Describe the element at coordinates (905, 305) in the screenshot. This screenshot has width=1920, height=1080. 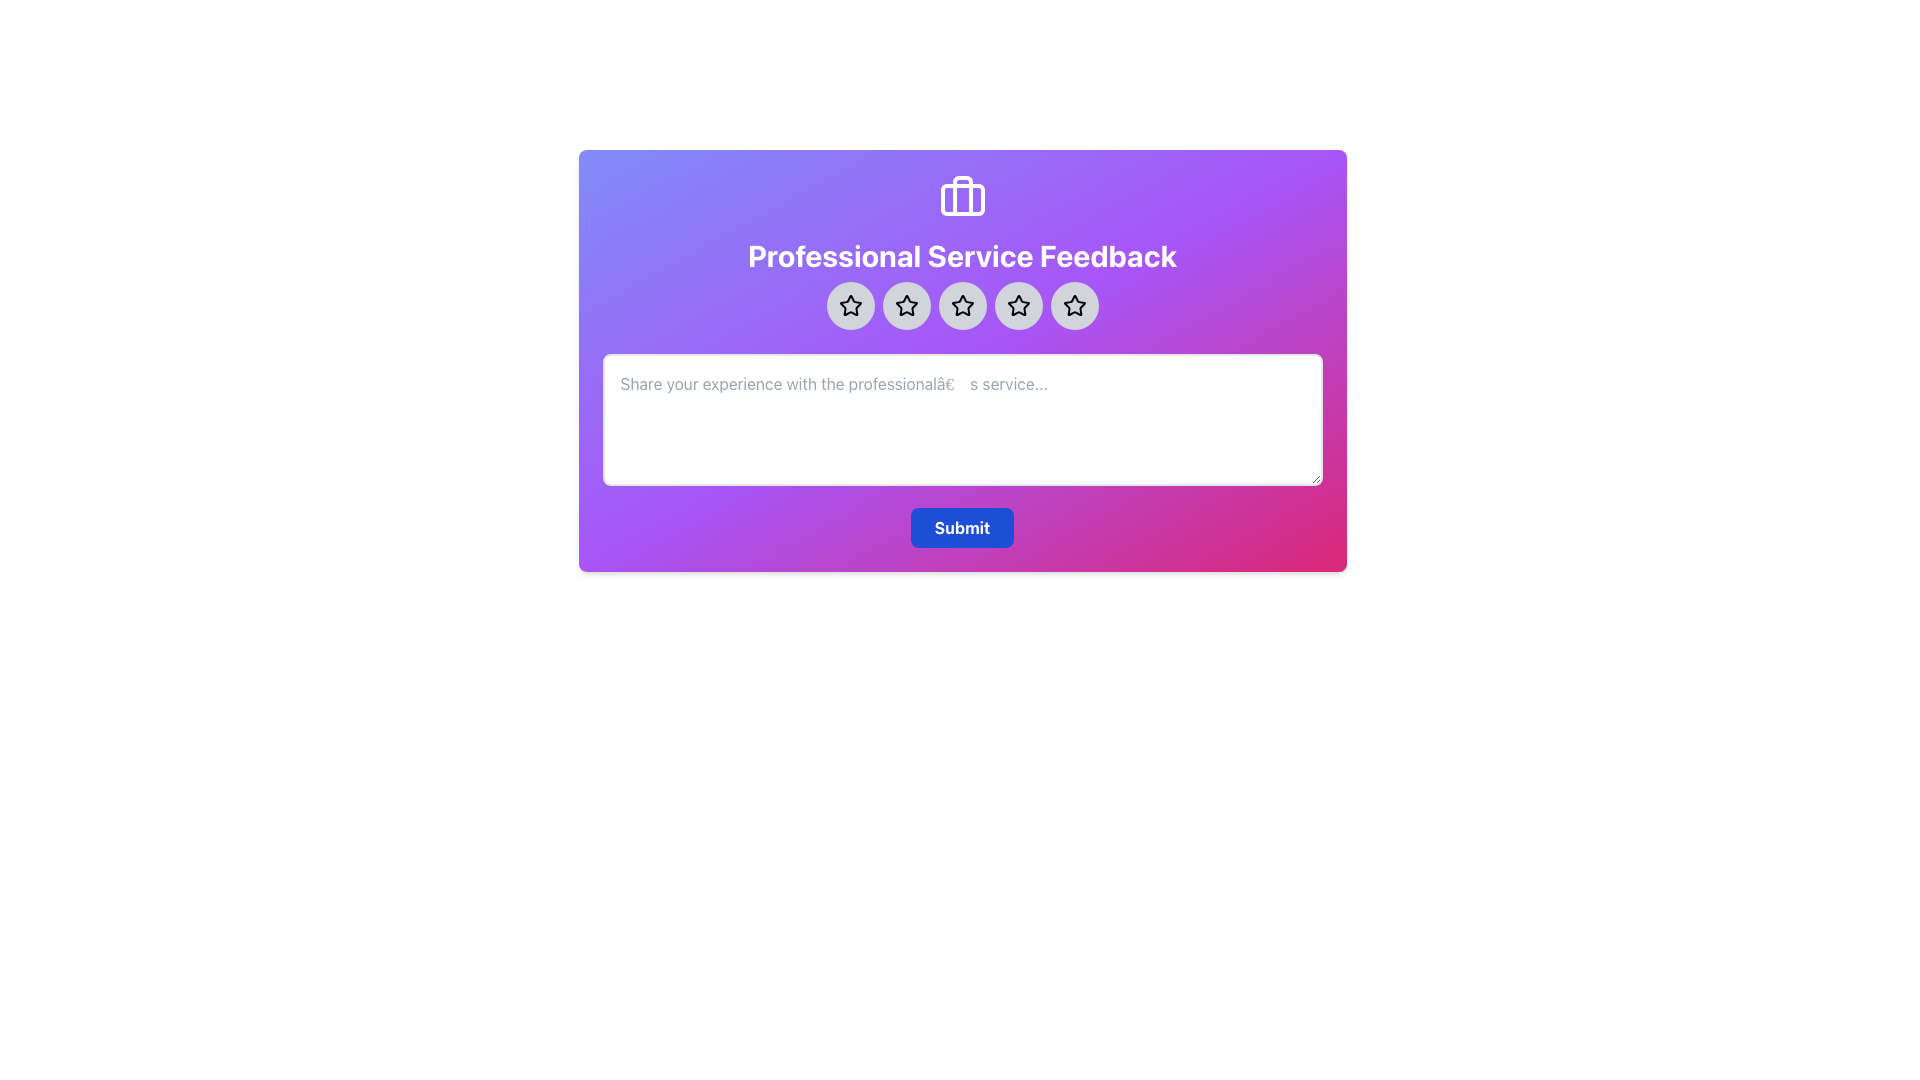
I see `the second star-shaped rating icon, which is part of a group of five stars below the title 'Professional Service Feedback'` at that location.